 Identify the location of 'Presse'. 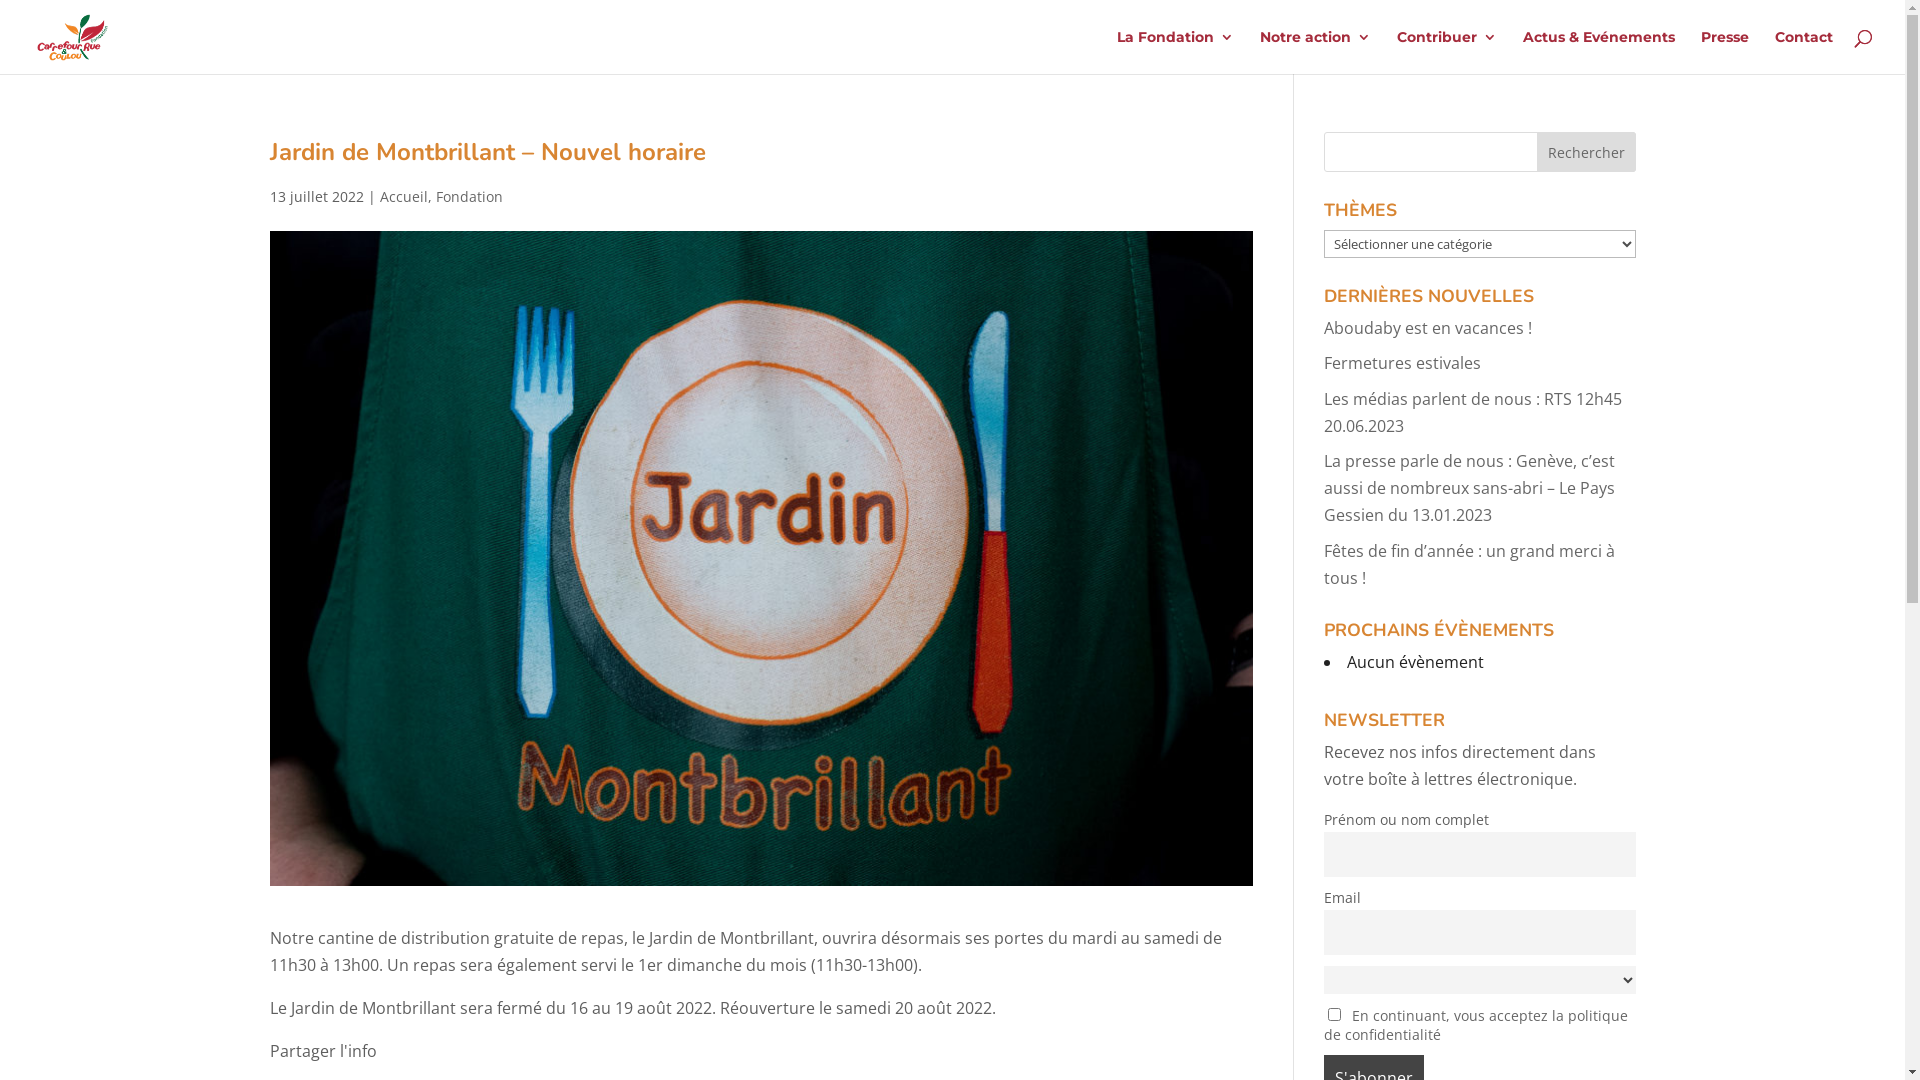
(1723, 50).